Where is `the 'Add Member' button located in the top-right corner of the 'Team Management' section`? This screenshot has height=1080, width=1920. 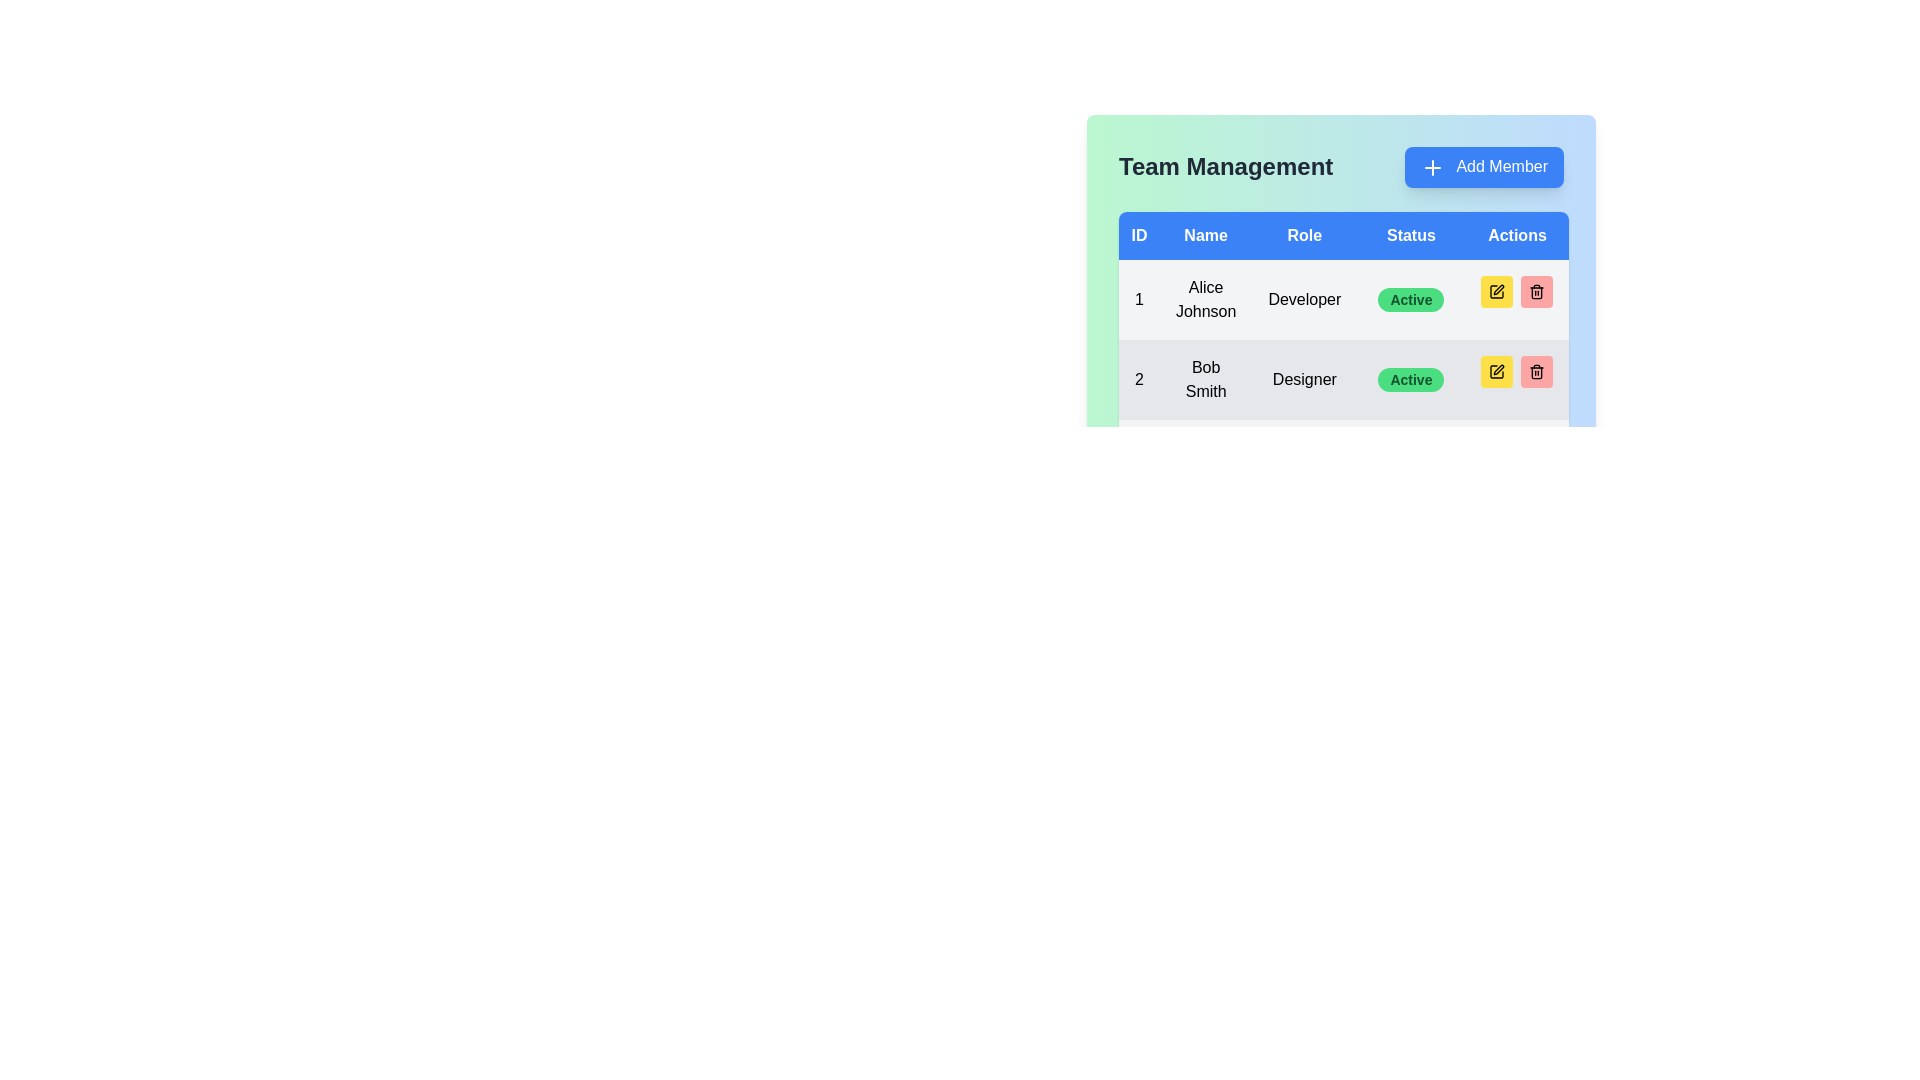
the 'Add Member' button located in the top-right corner of the 'Team Management' section is located at coordinates (1484, 166).